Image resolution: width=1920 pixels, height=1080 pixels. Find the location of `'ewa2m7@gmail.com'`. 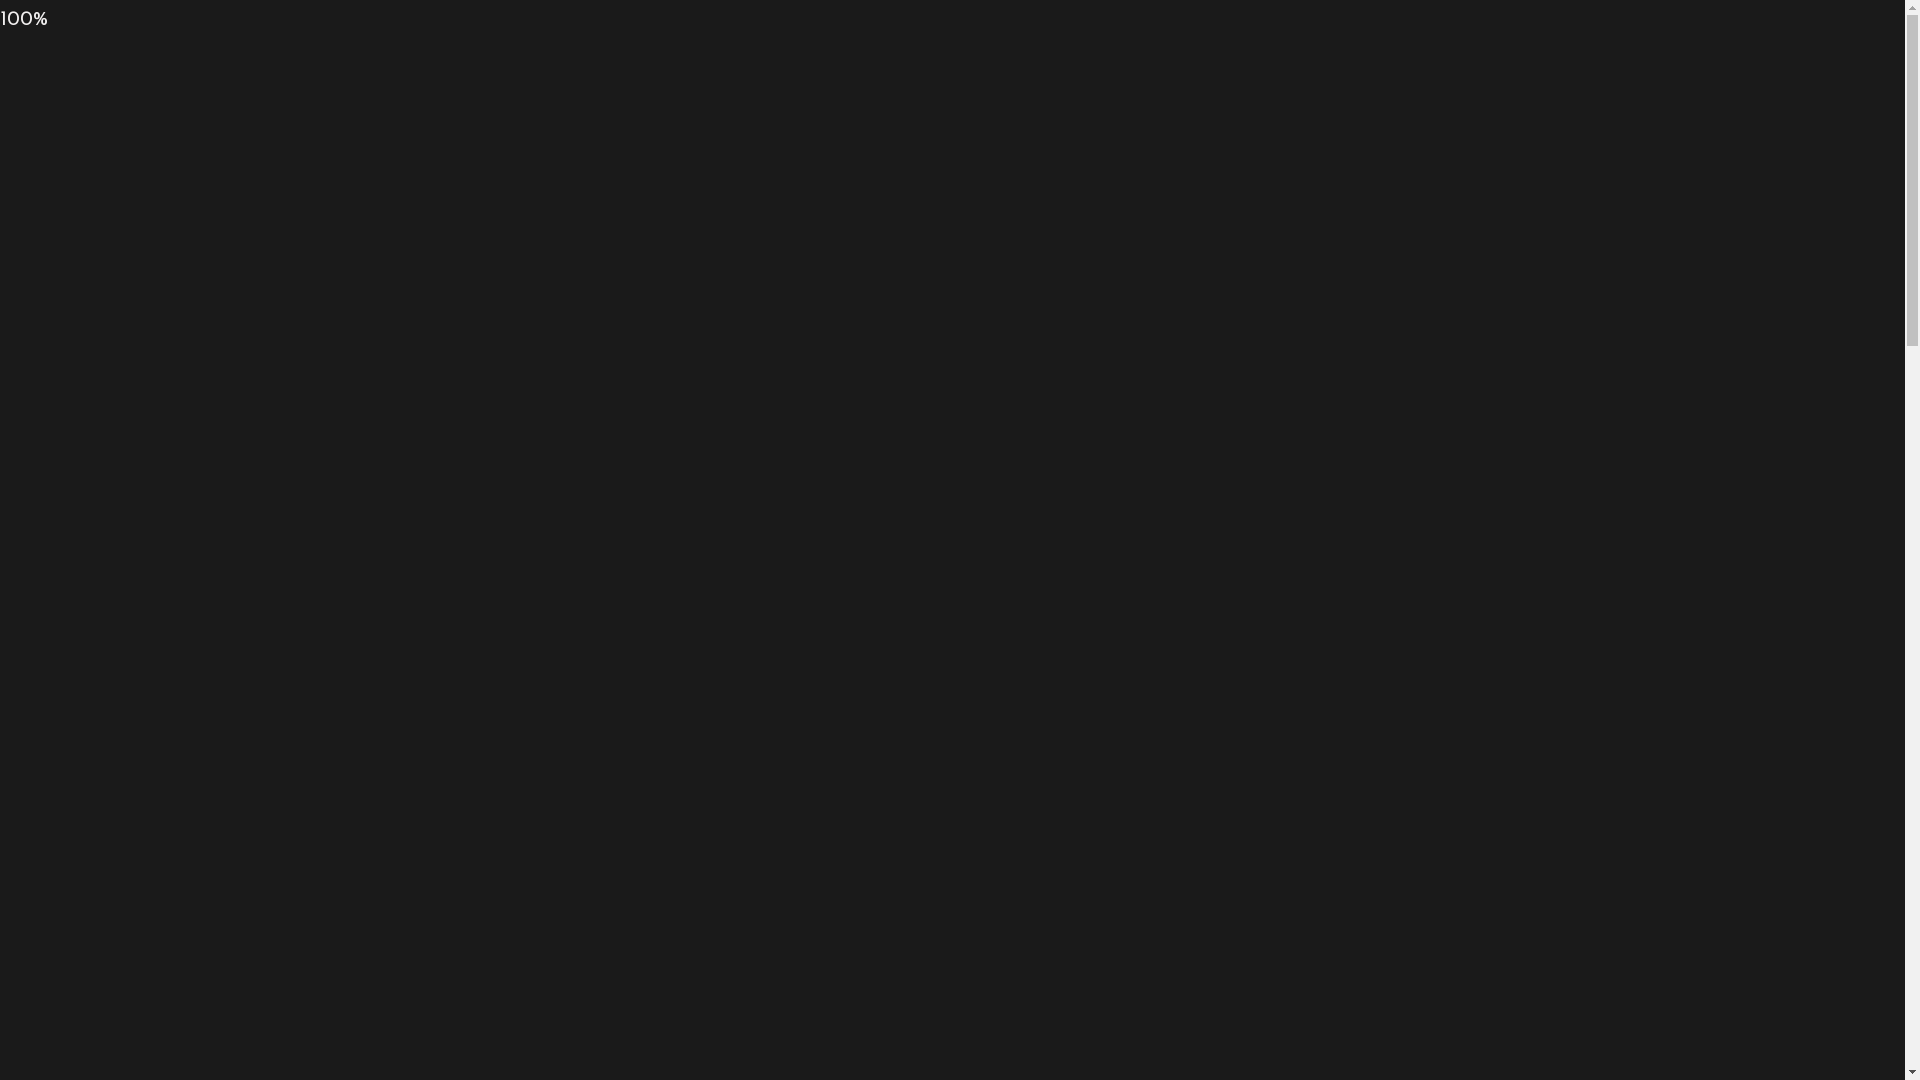

'ewa2m7@gmail.com' is located at coordinates (441, 76).